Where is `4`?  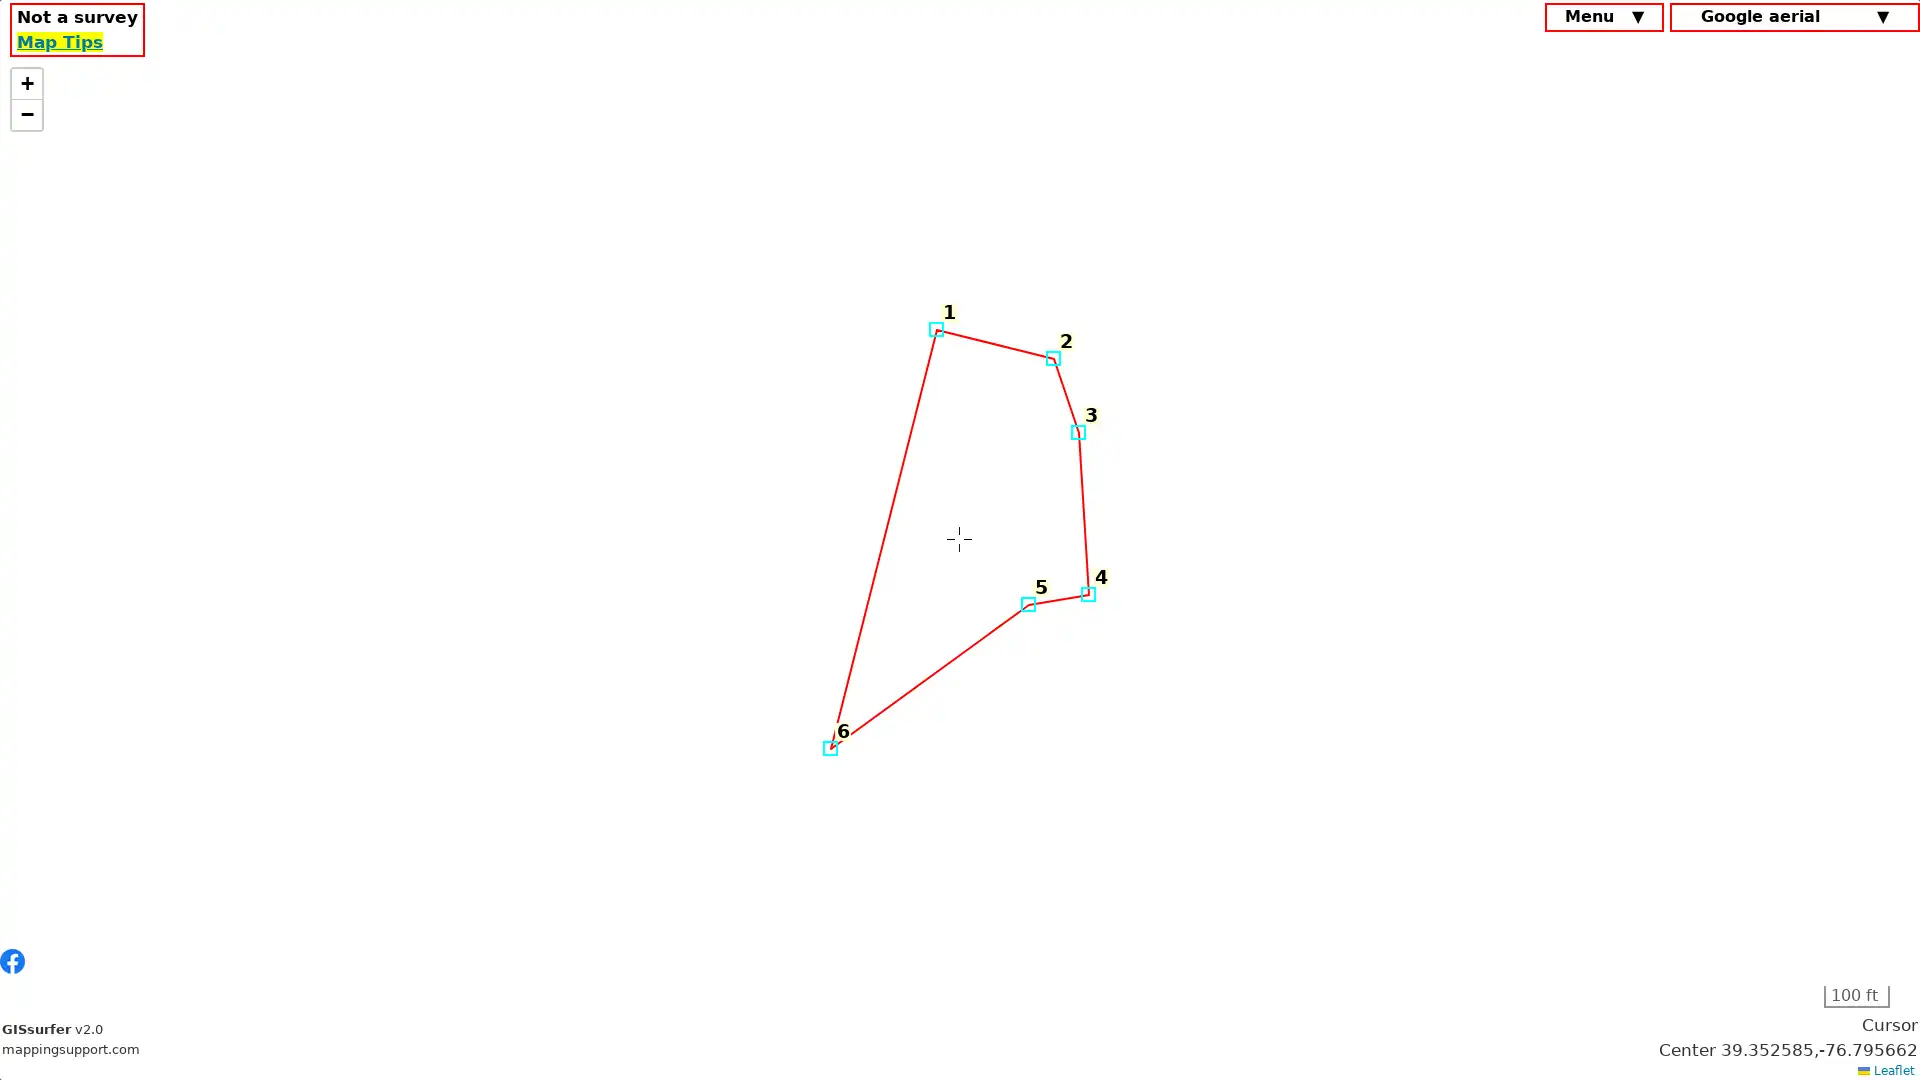 4 is located at coordinates (1099, 578).